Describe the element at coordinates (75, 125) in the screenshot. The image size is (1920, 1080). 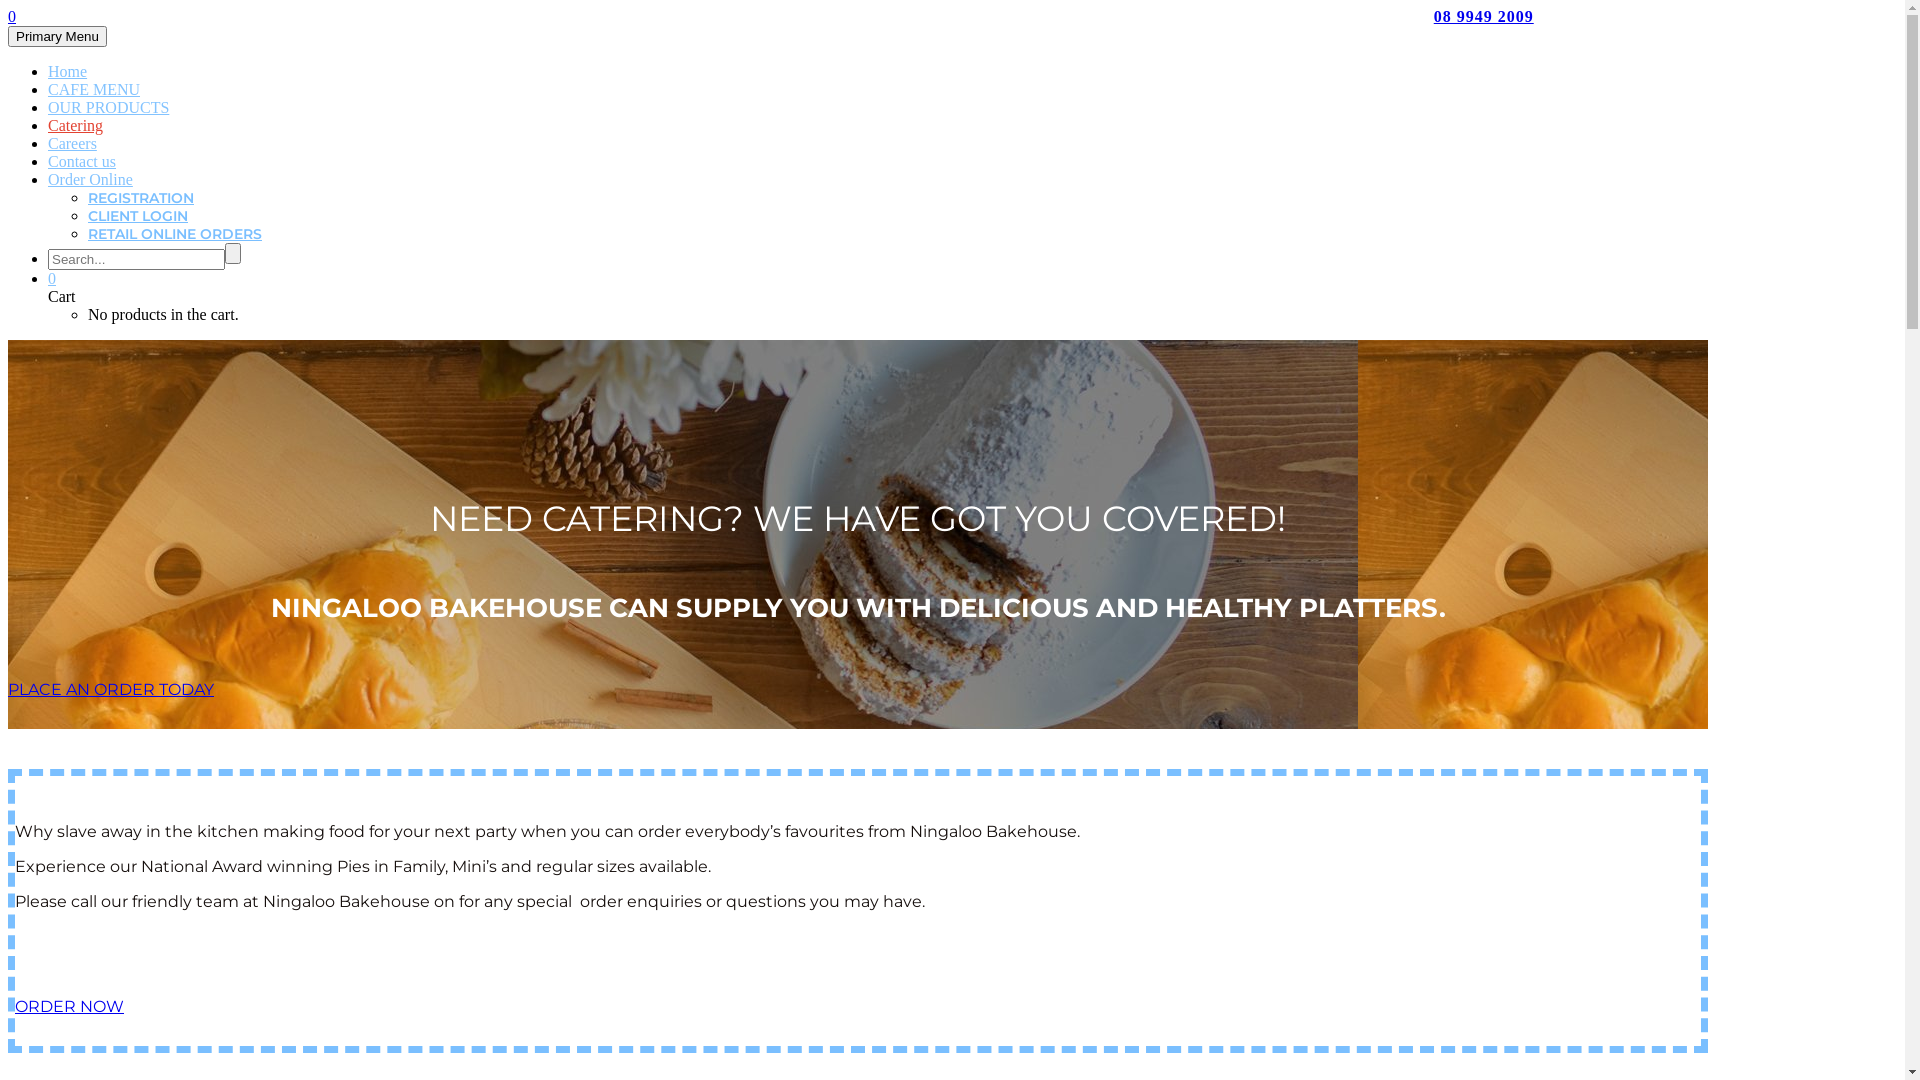
I see `'Catering'` at that location.